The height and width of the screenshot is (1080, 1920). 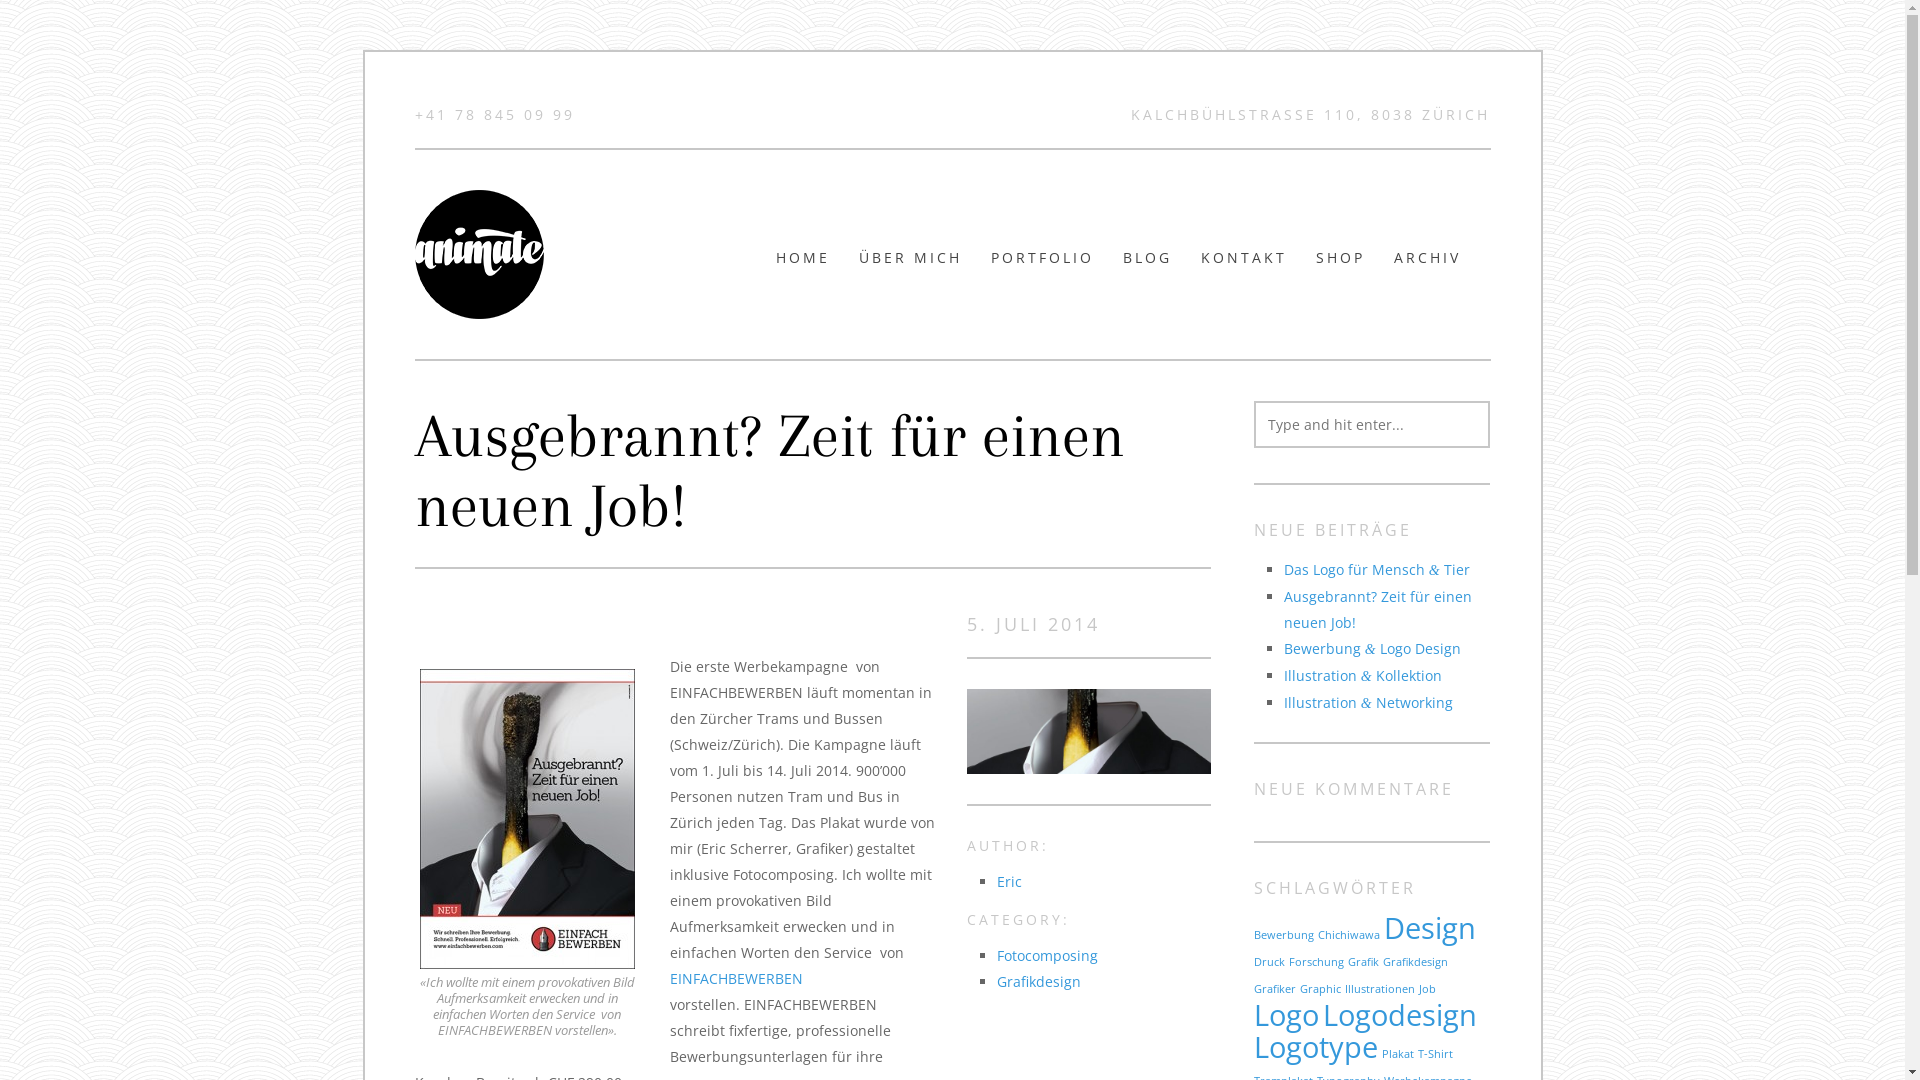 What do you see at coordinates (1392, 264) in the screenshot?
I see `'ARCHIV'` at bounding box center [1392, 264].